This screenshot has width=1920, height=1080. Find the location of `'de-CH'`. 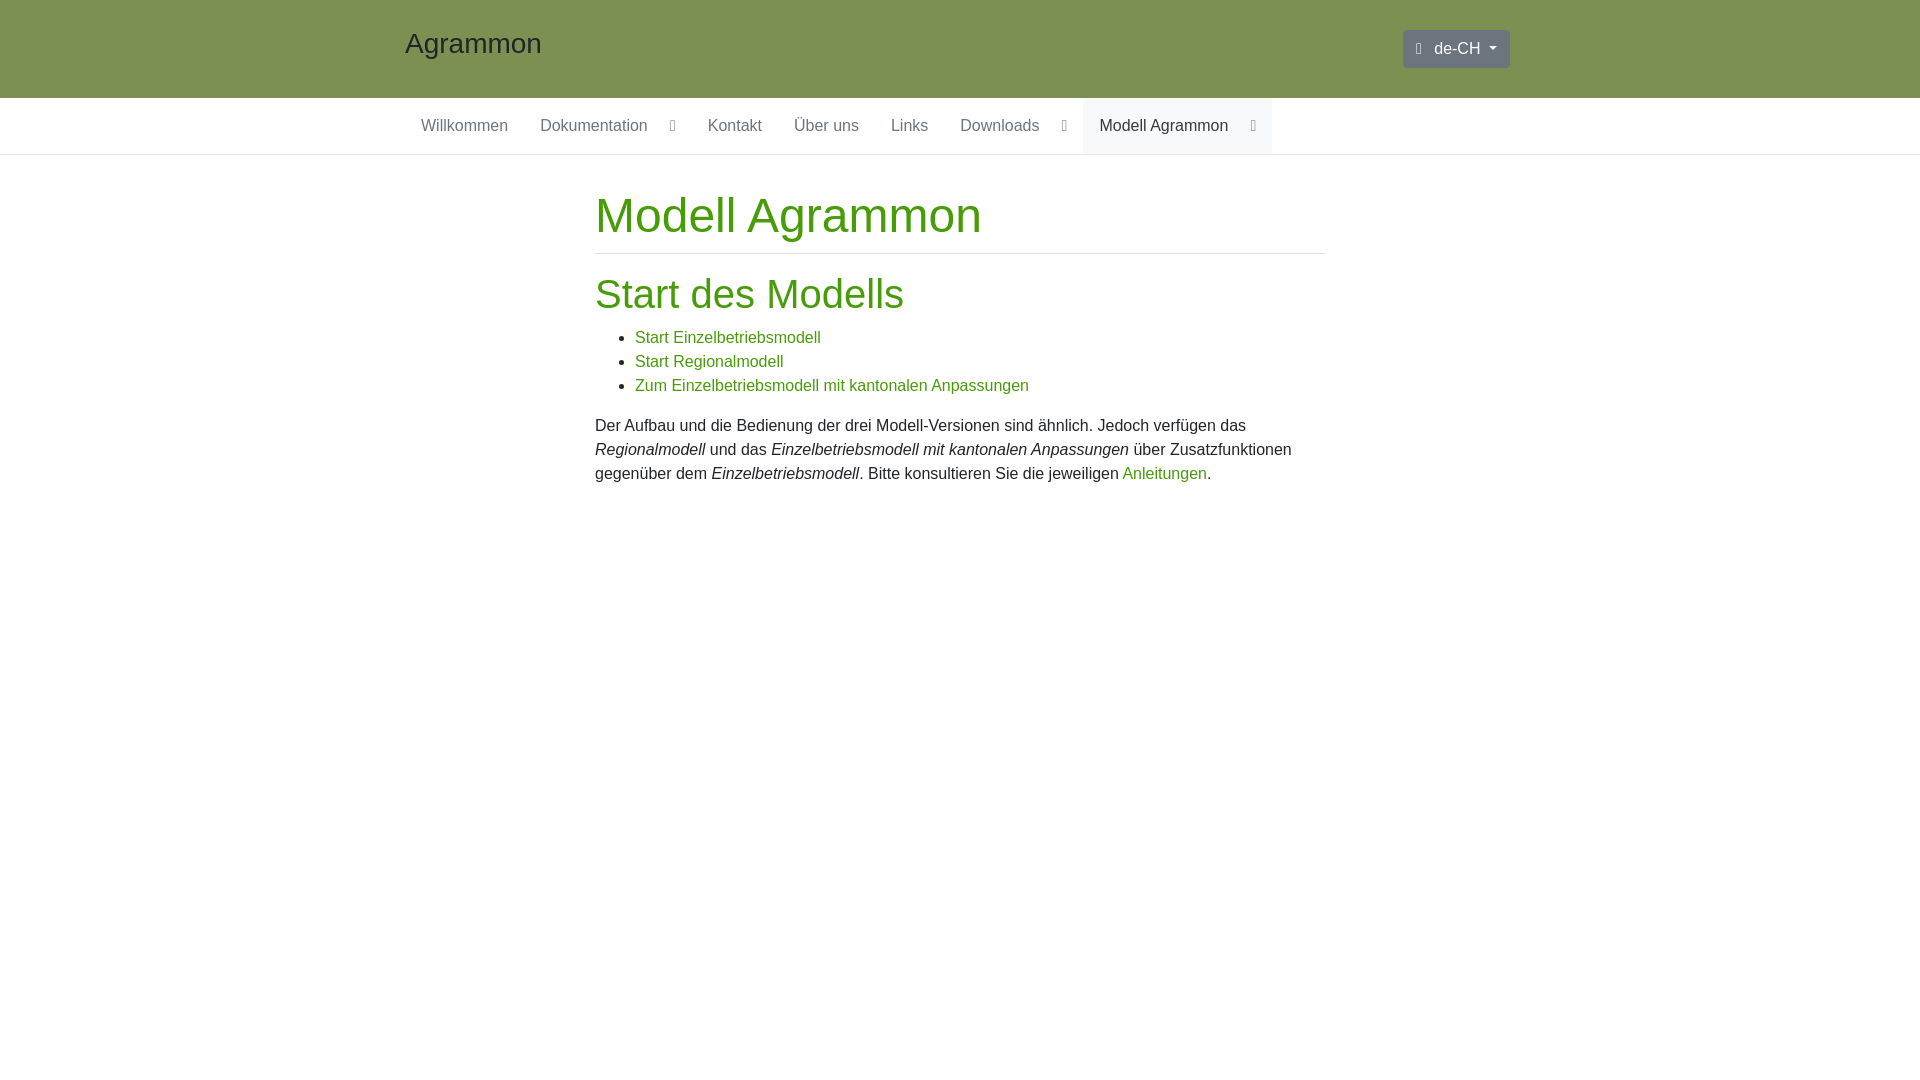

'de-CH' is located at coordinates (1456, 48).